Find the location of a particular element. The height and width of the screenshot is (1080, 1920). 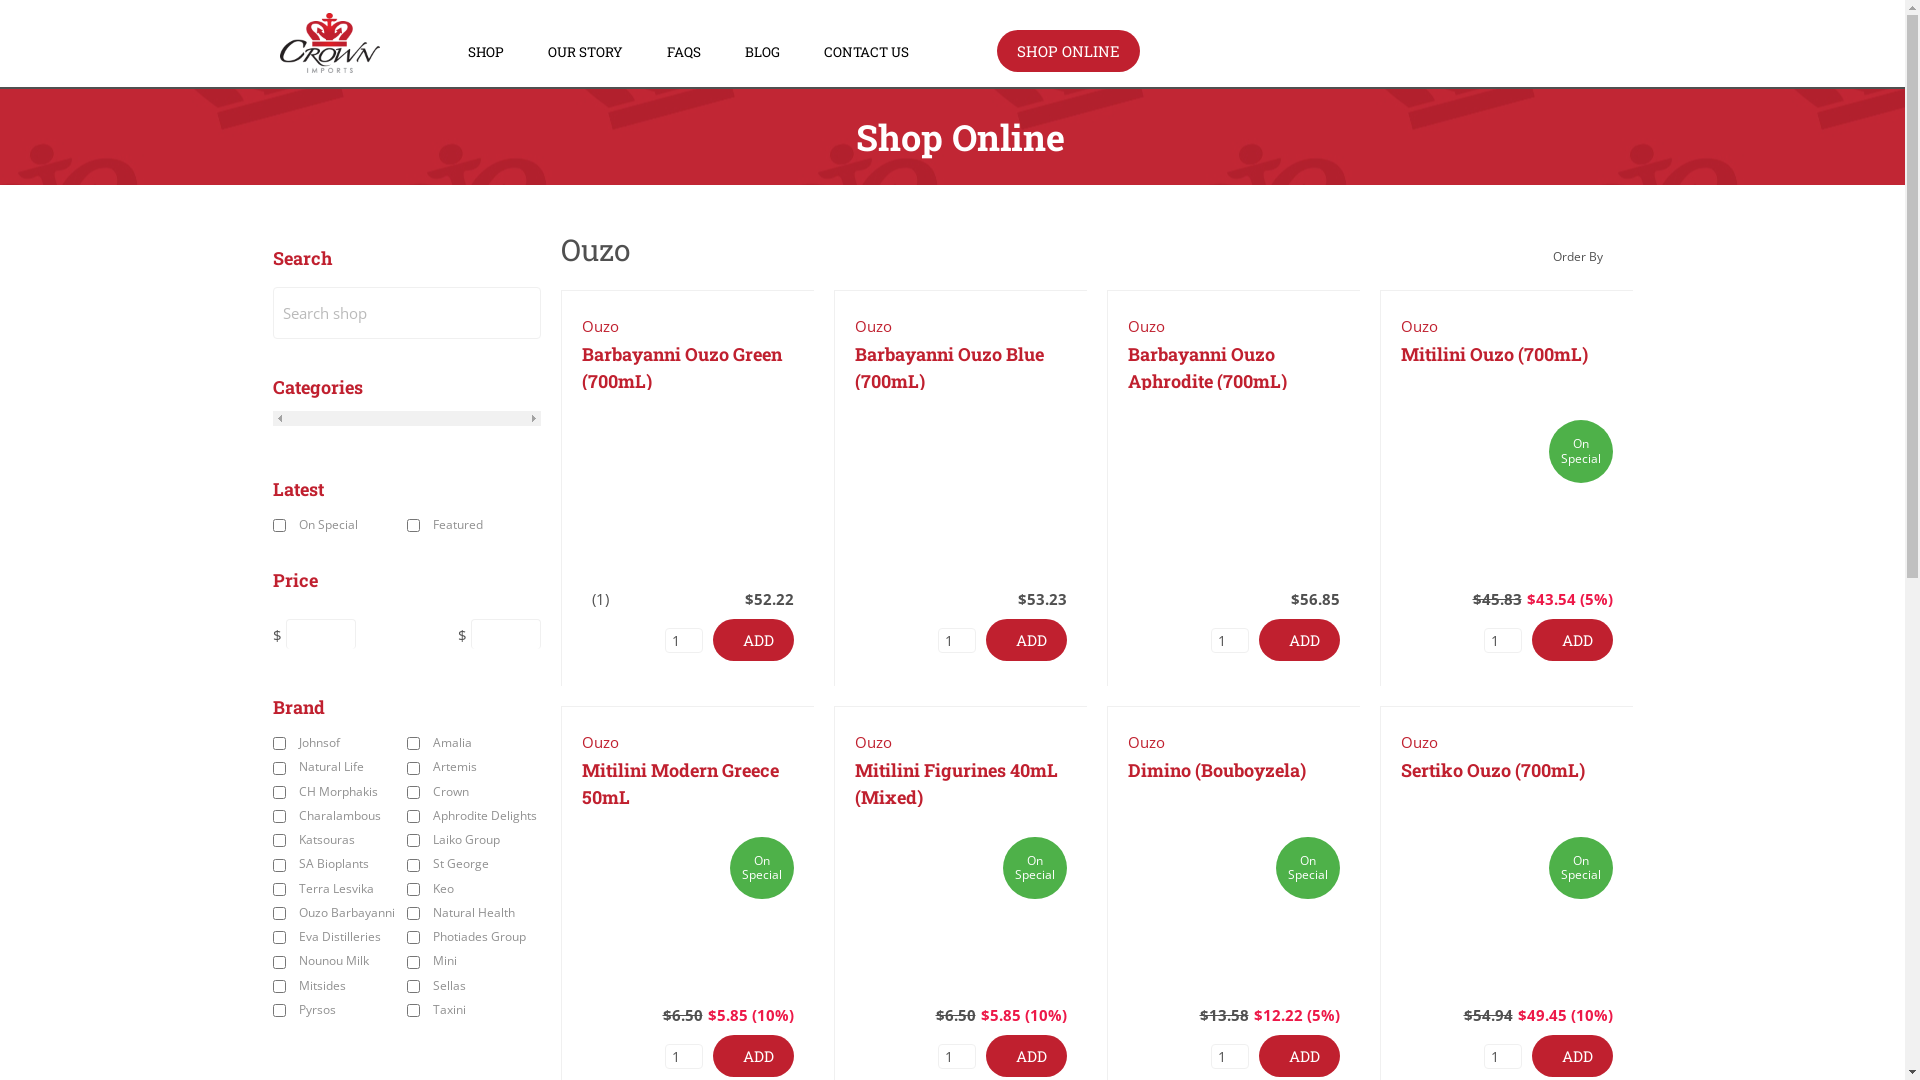

'ADD' is located at coordinates (751, 640).